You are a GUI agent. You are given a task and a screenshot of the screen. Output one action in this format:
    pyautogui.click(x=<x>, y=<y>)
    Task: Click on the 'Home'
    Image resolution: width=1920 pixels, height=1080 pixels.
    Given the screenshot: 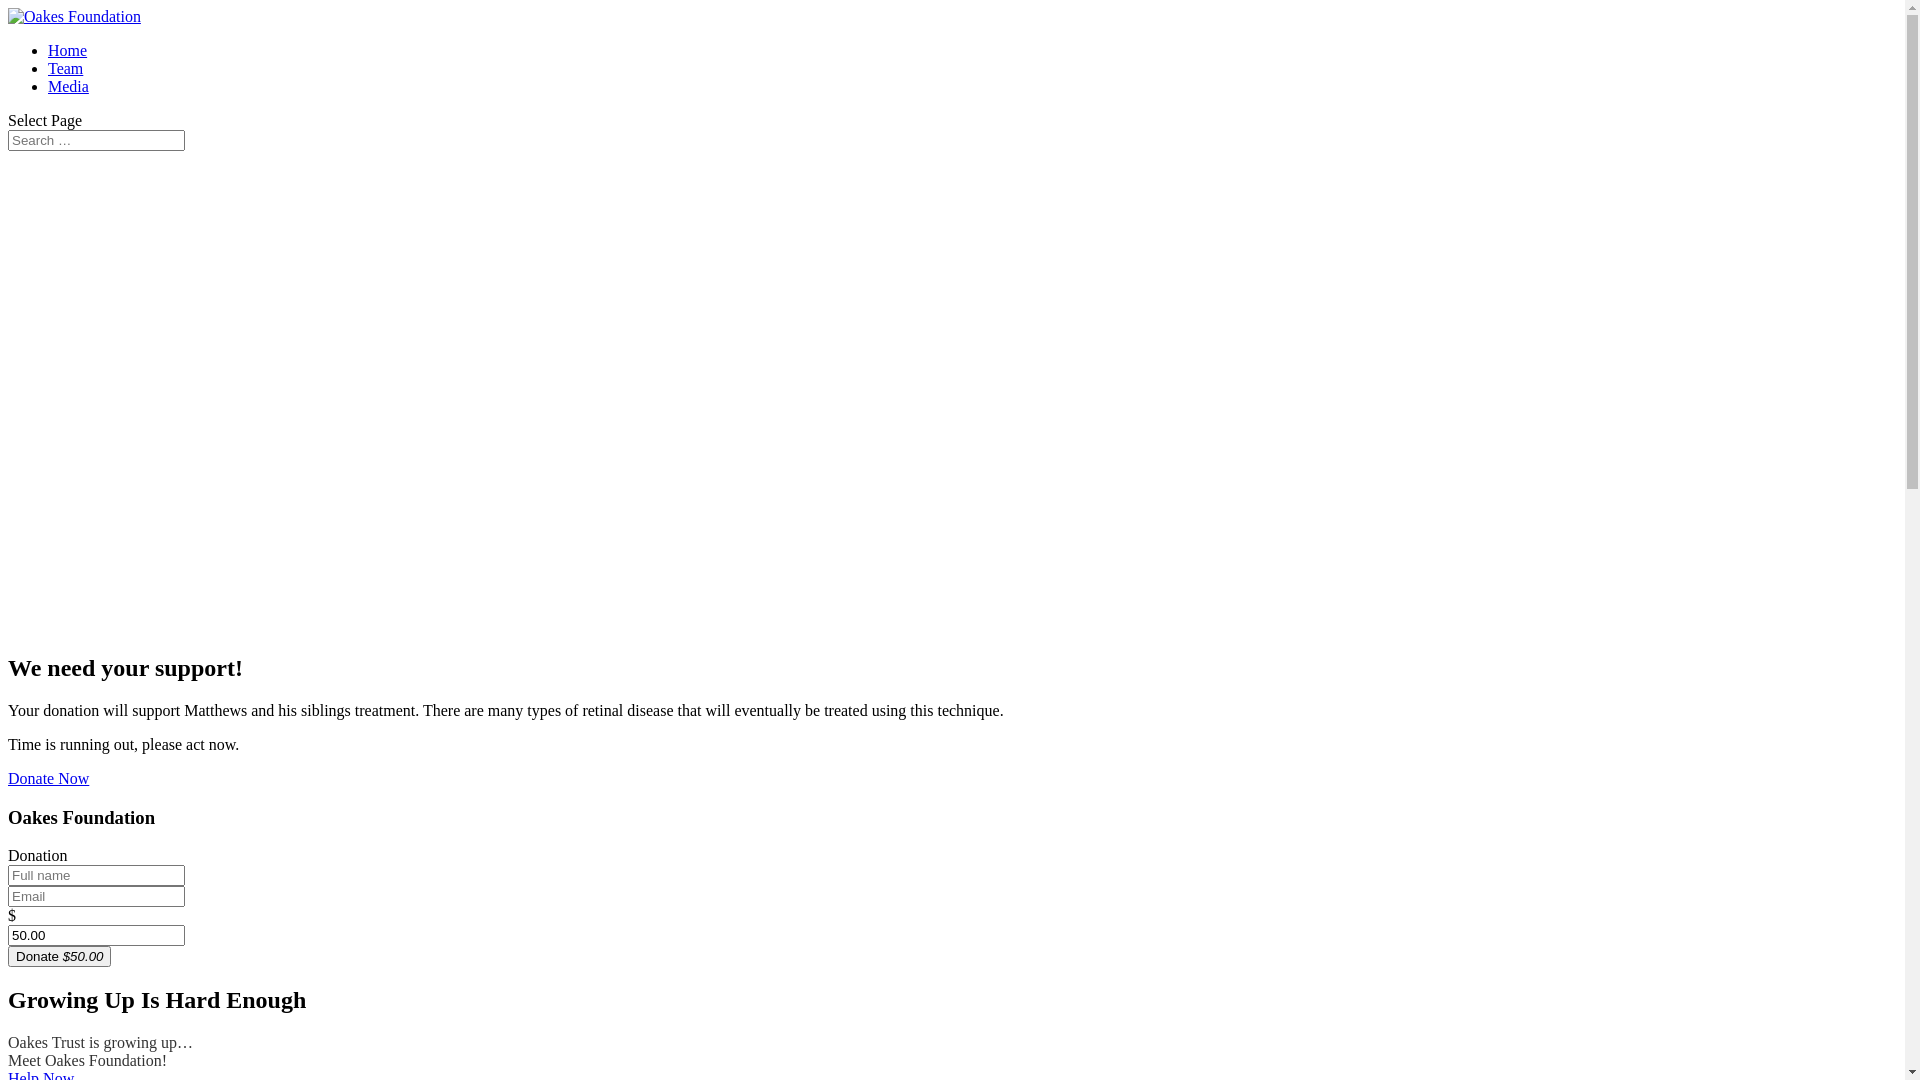 What is the action you would take?
    pyautogui.click(x=48, y=49)
    